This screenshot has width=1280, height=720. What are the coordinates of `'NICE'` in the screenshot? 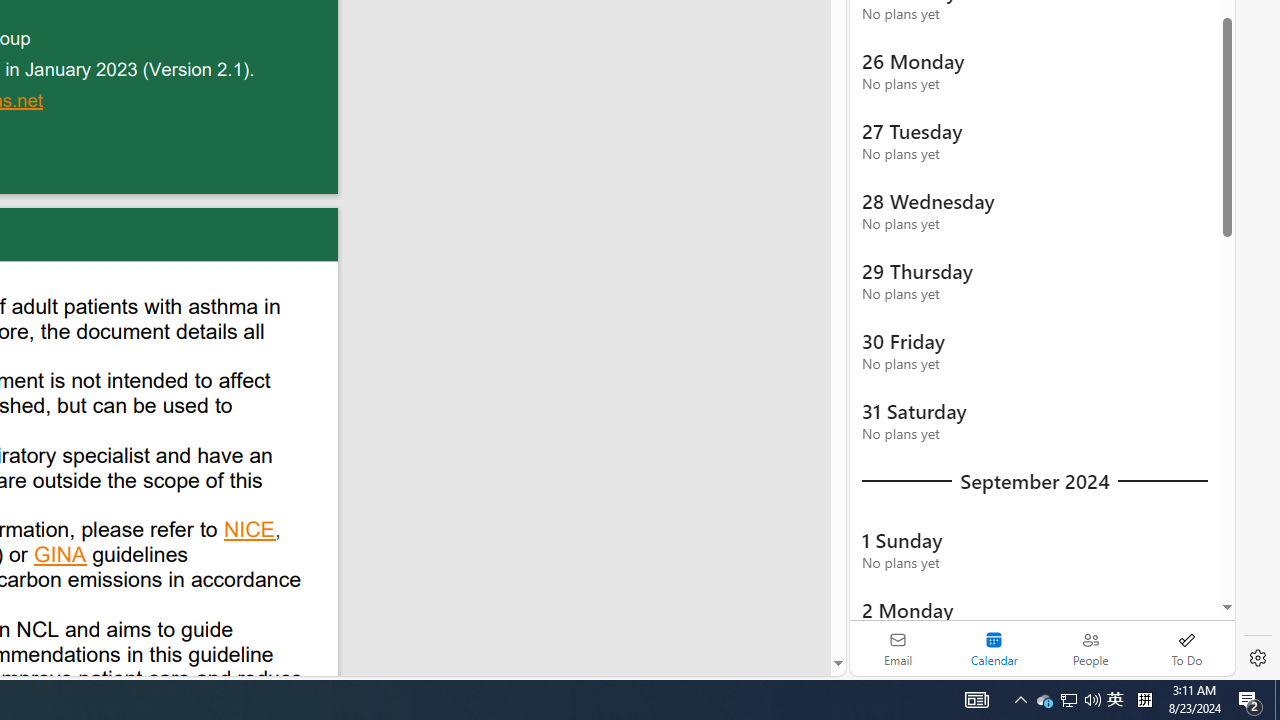 It's located at (249, 531).